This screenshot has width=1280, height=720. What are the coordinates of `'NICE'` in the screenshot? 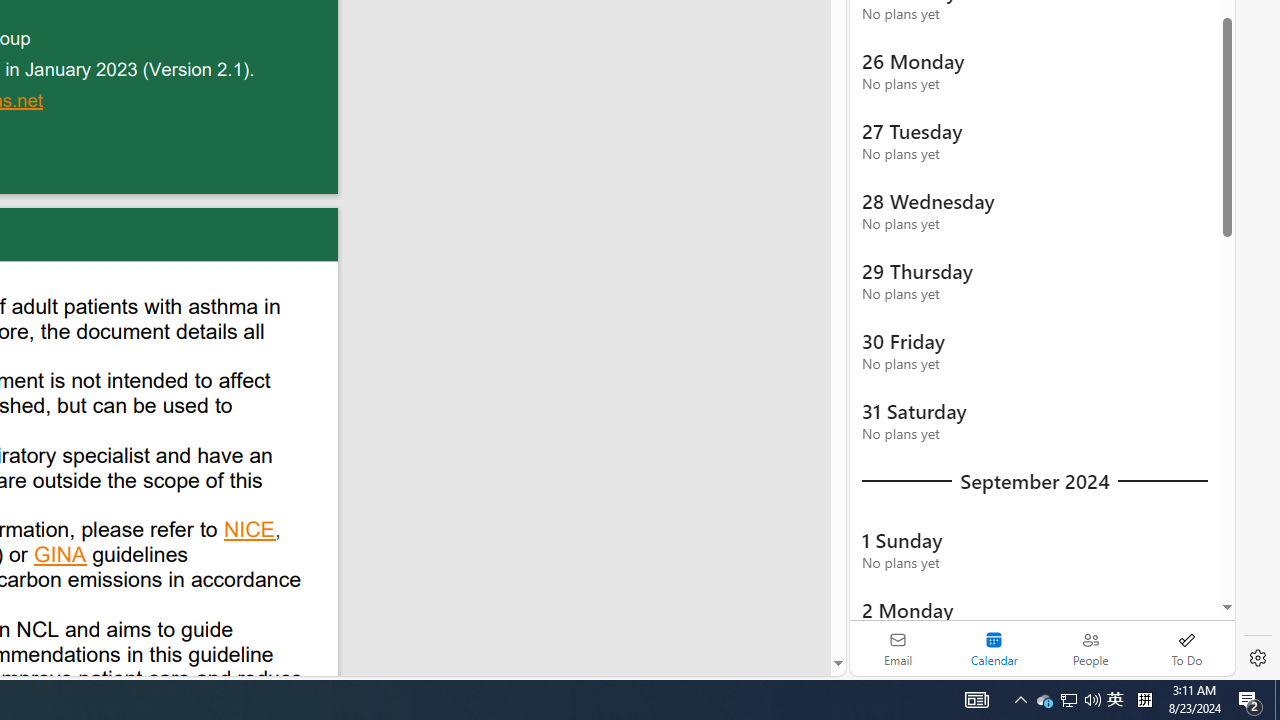 It's located at (249, 531).